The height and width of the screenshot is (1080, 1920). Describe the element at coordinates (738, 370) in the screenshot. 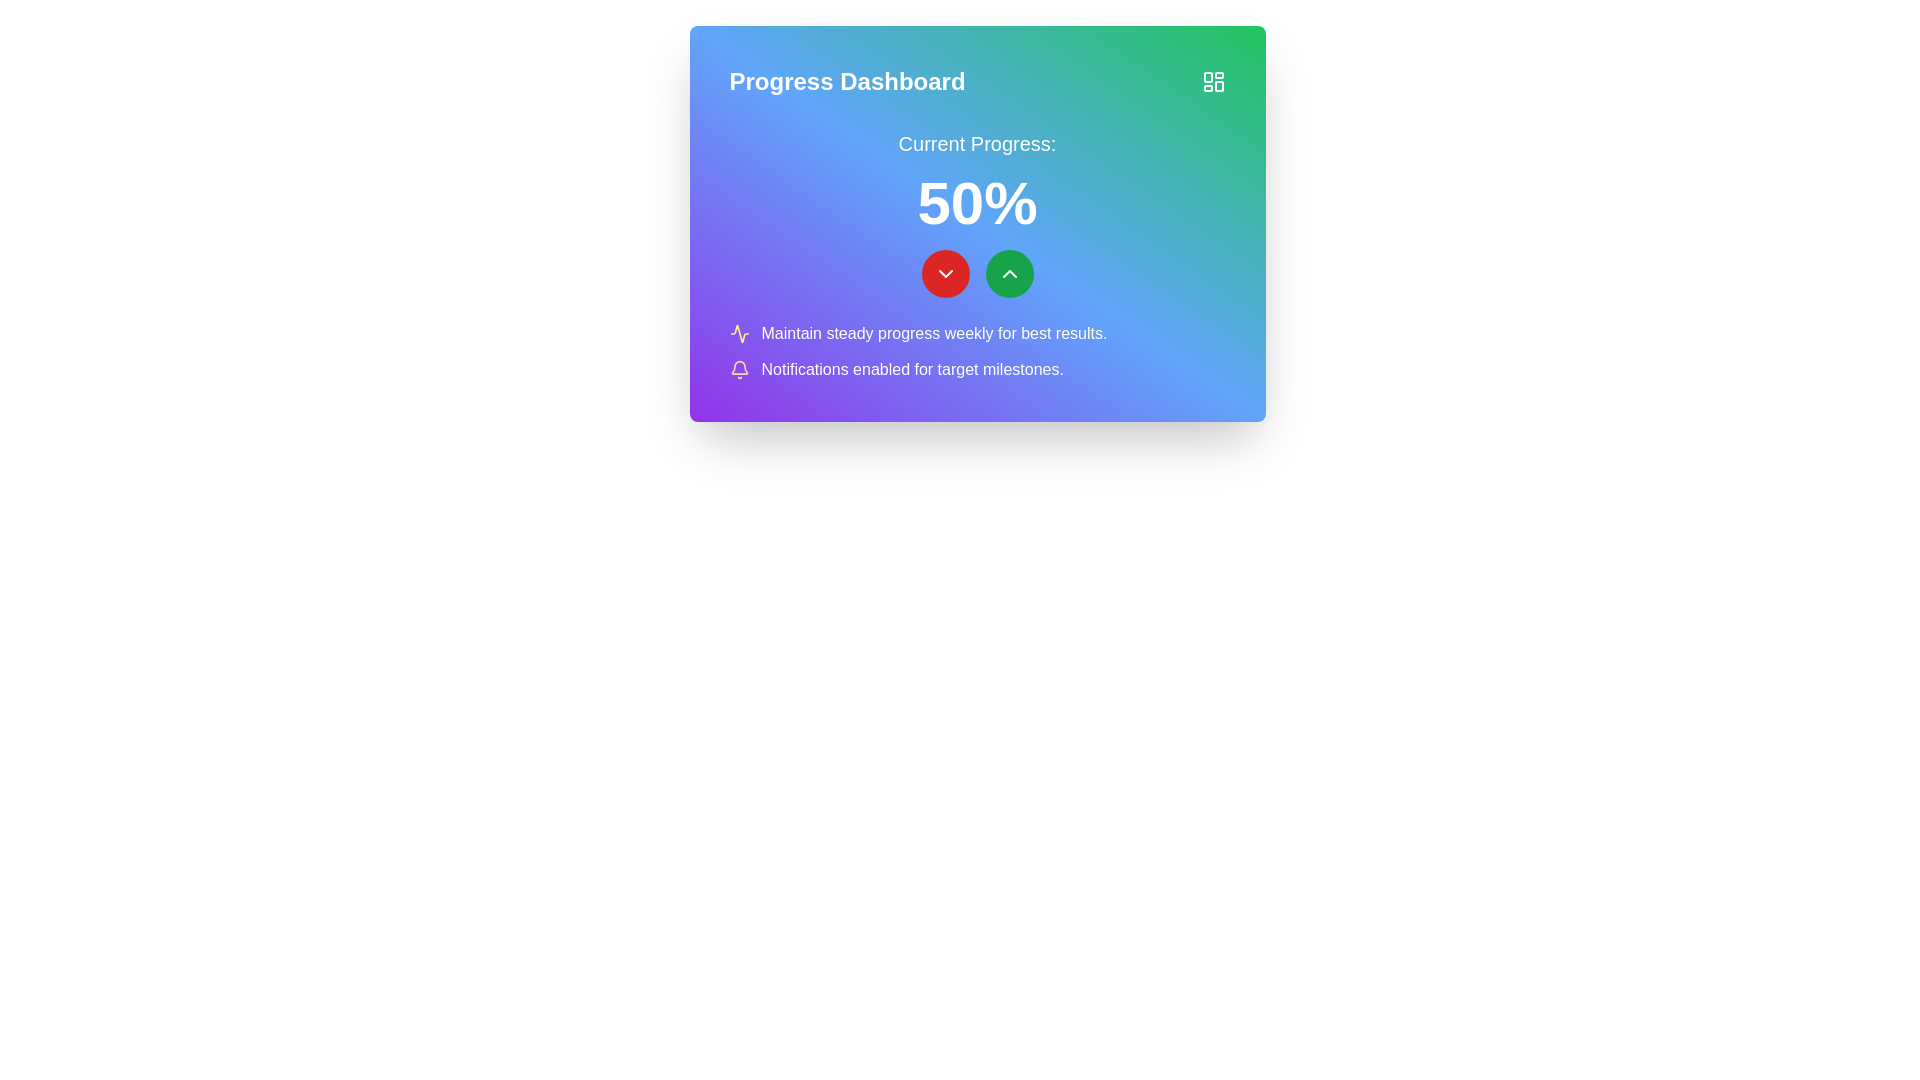

I see `the bell-shaped notification icon with a subtle orange hue located in the notification area of the dashboard to interact with it` at that location.